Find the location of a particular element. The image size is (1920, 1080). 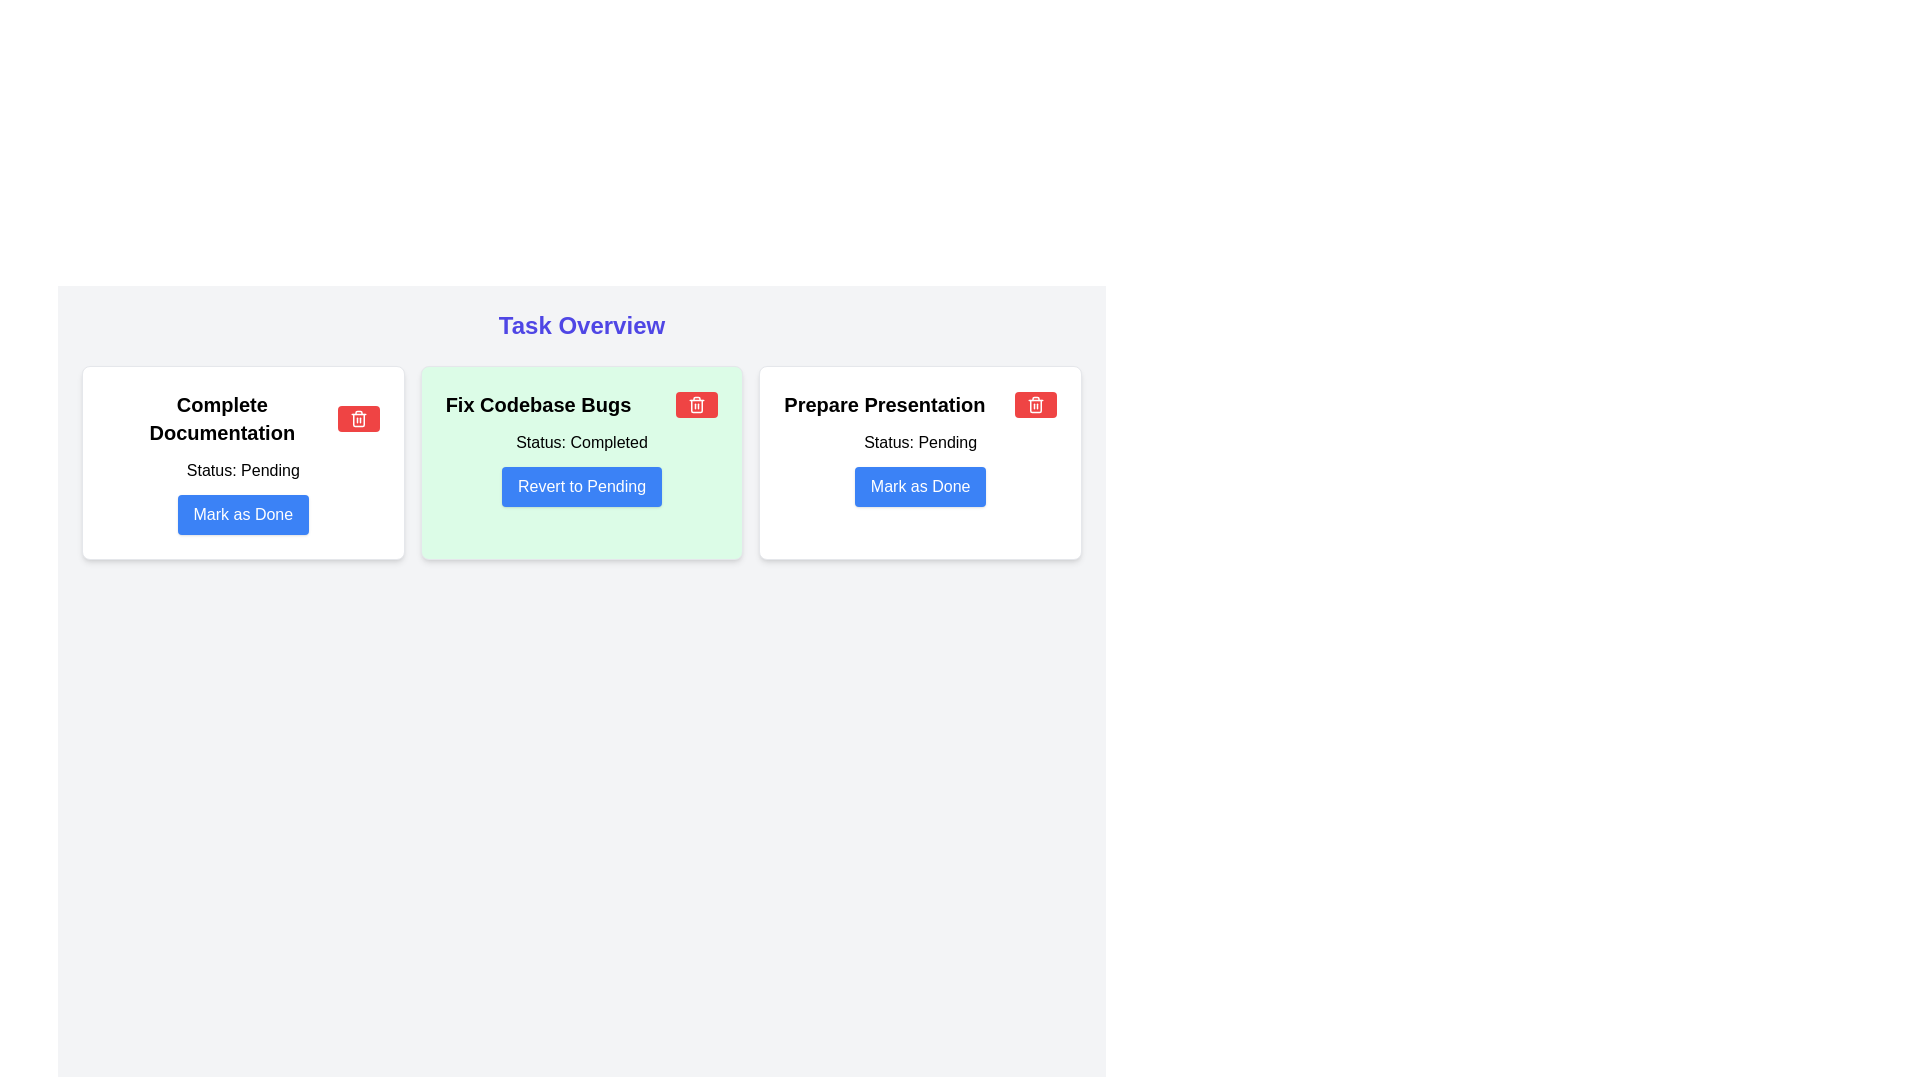

the text label displaying the current status of the task in the 'Prepare Presentation' card, located below the title and above the 'Mark as Done' button is located at coordinates (919, 442).